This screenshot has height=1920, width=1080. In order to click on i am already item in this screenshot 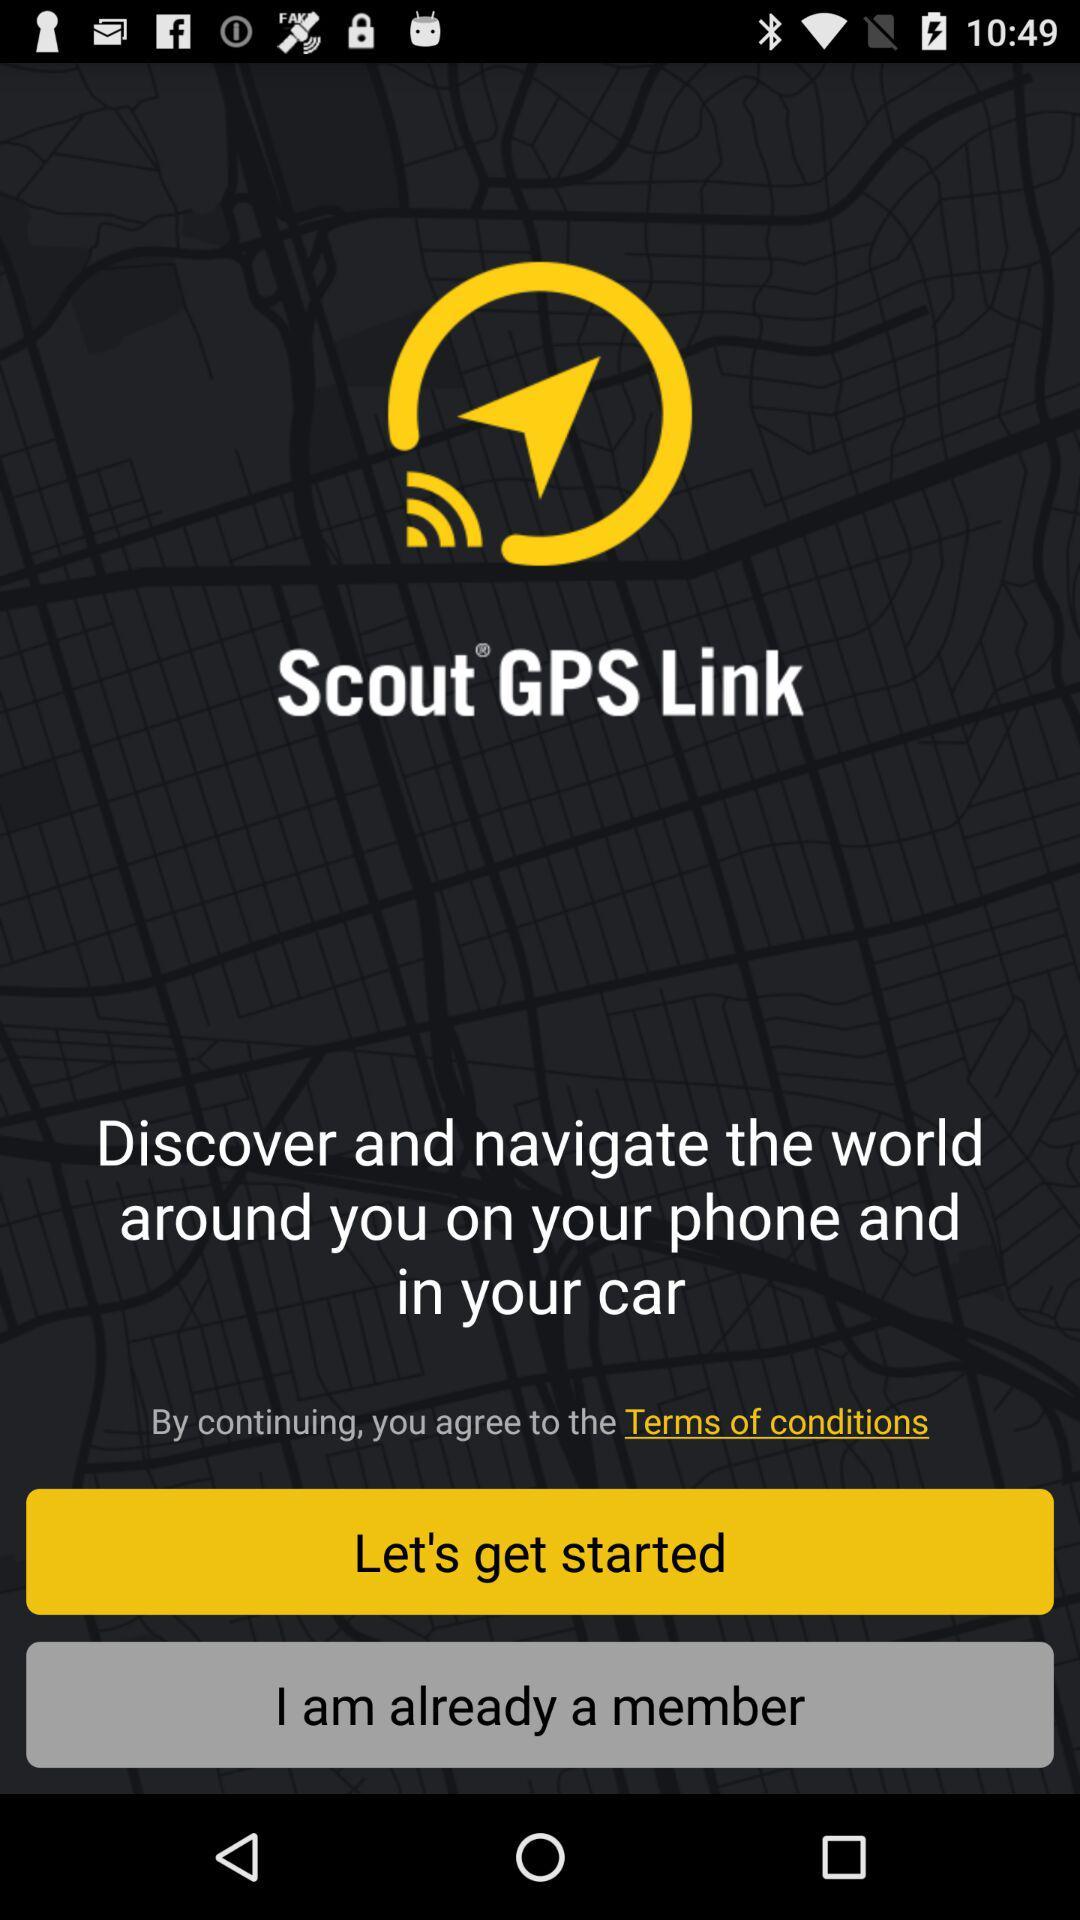, I will do `click(540, 1703)`.